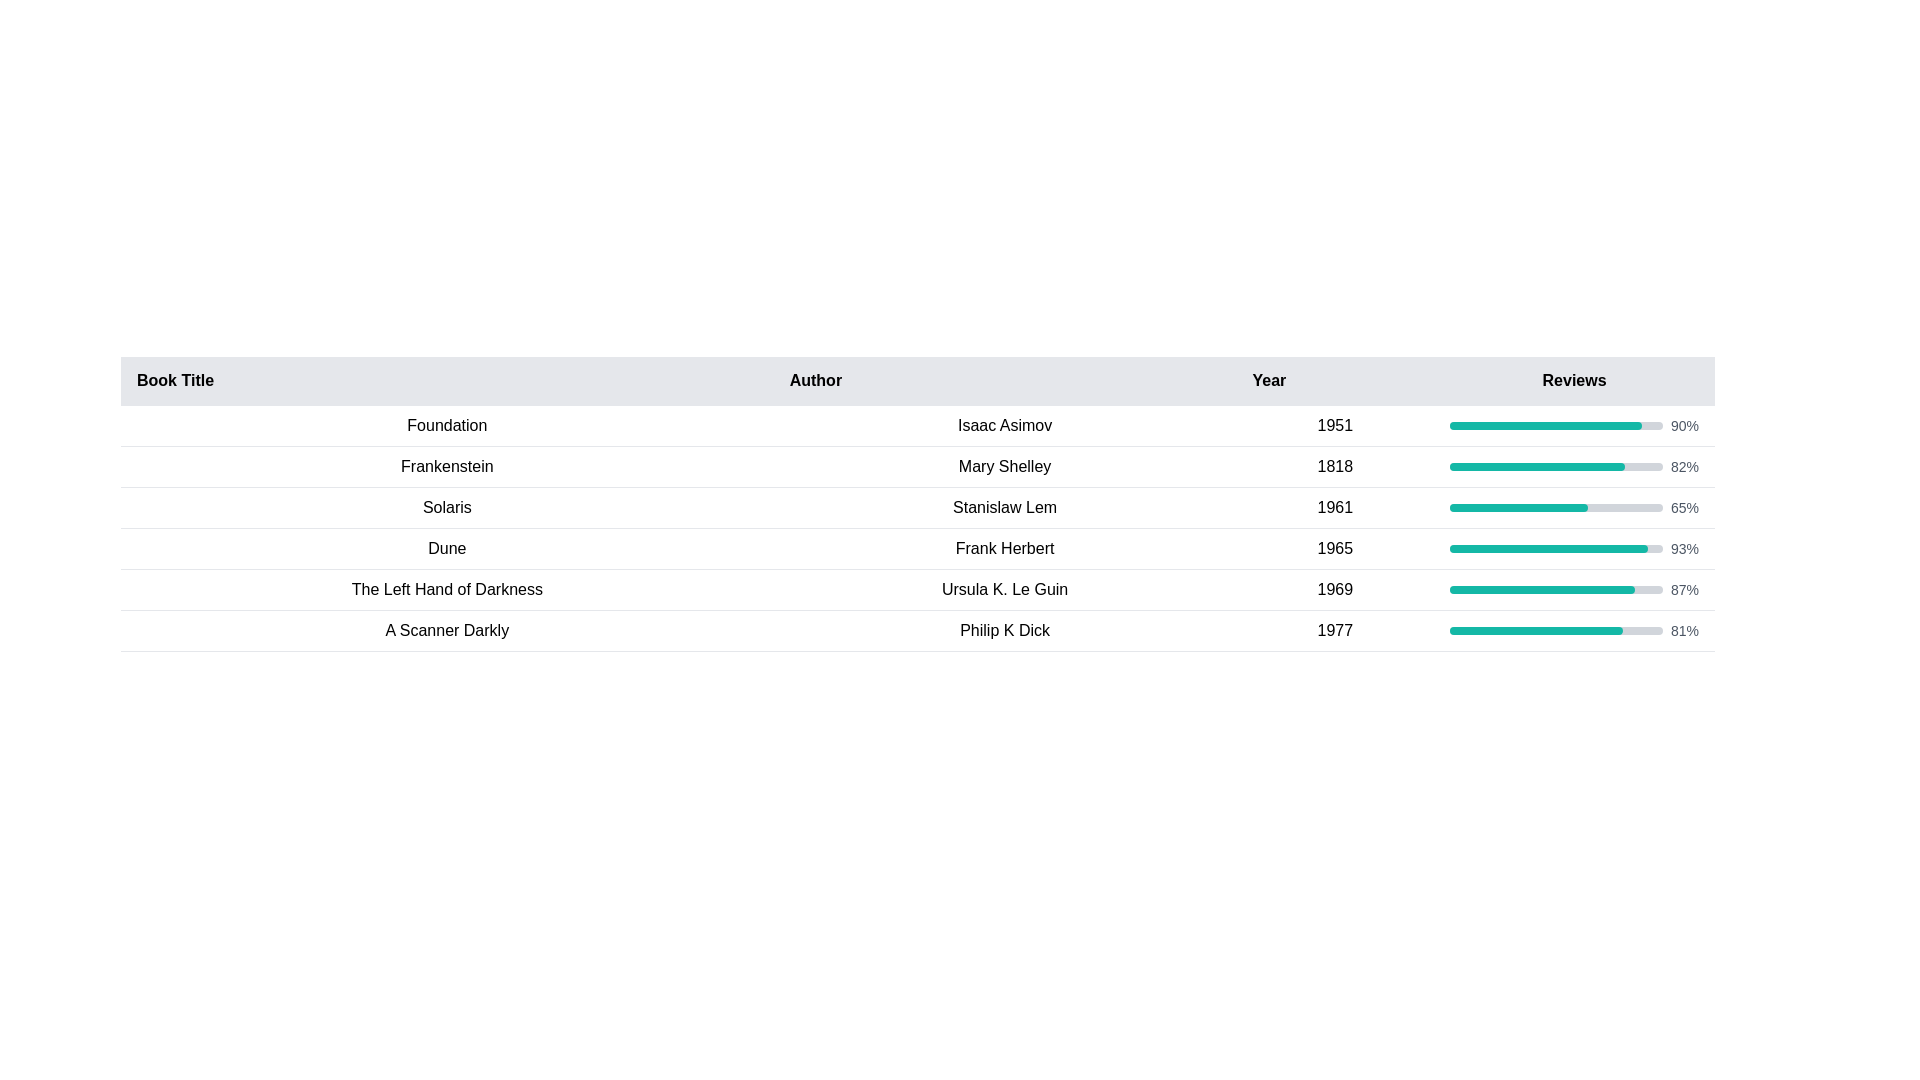 The image size is (1920, 1080). Describe the element at coordinates (1573, 381) in the screenshot. I see `the fourth header cell of the table, which serves as a label for the review score data below` at that location.